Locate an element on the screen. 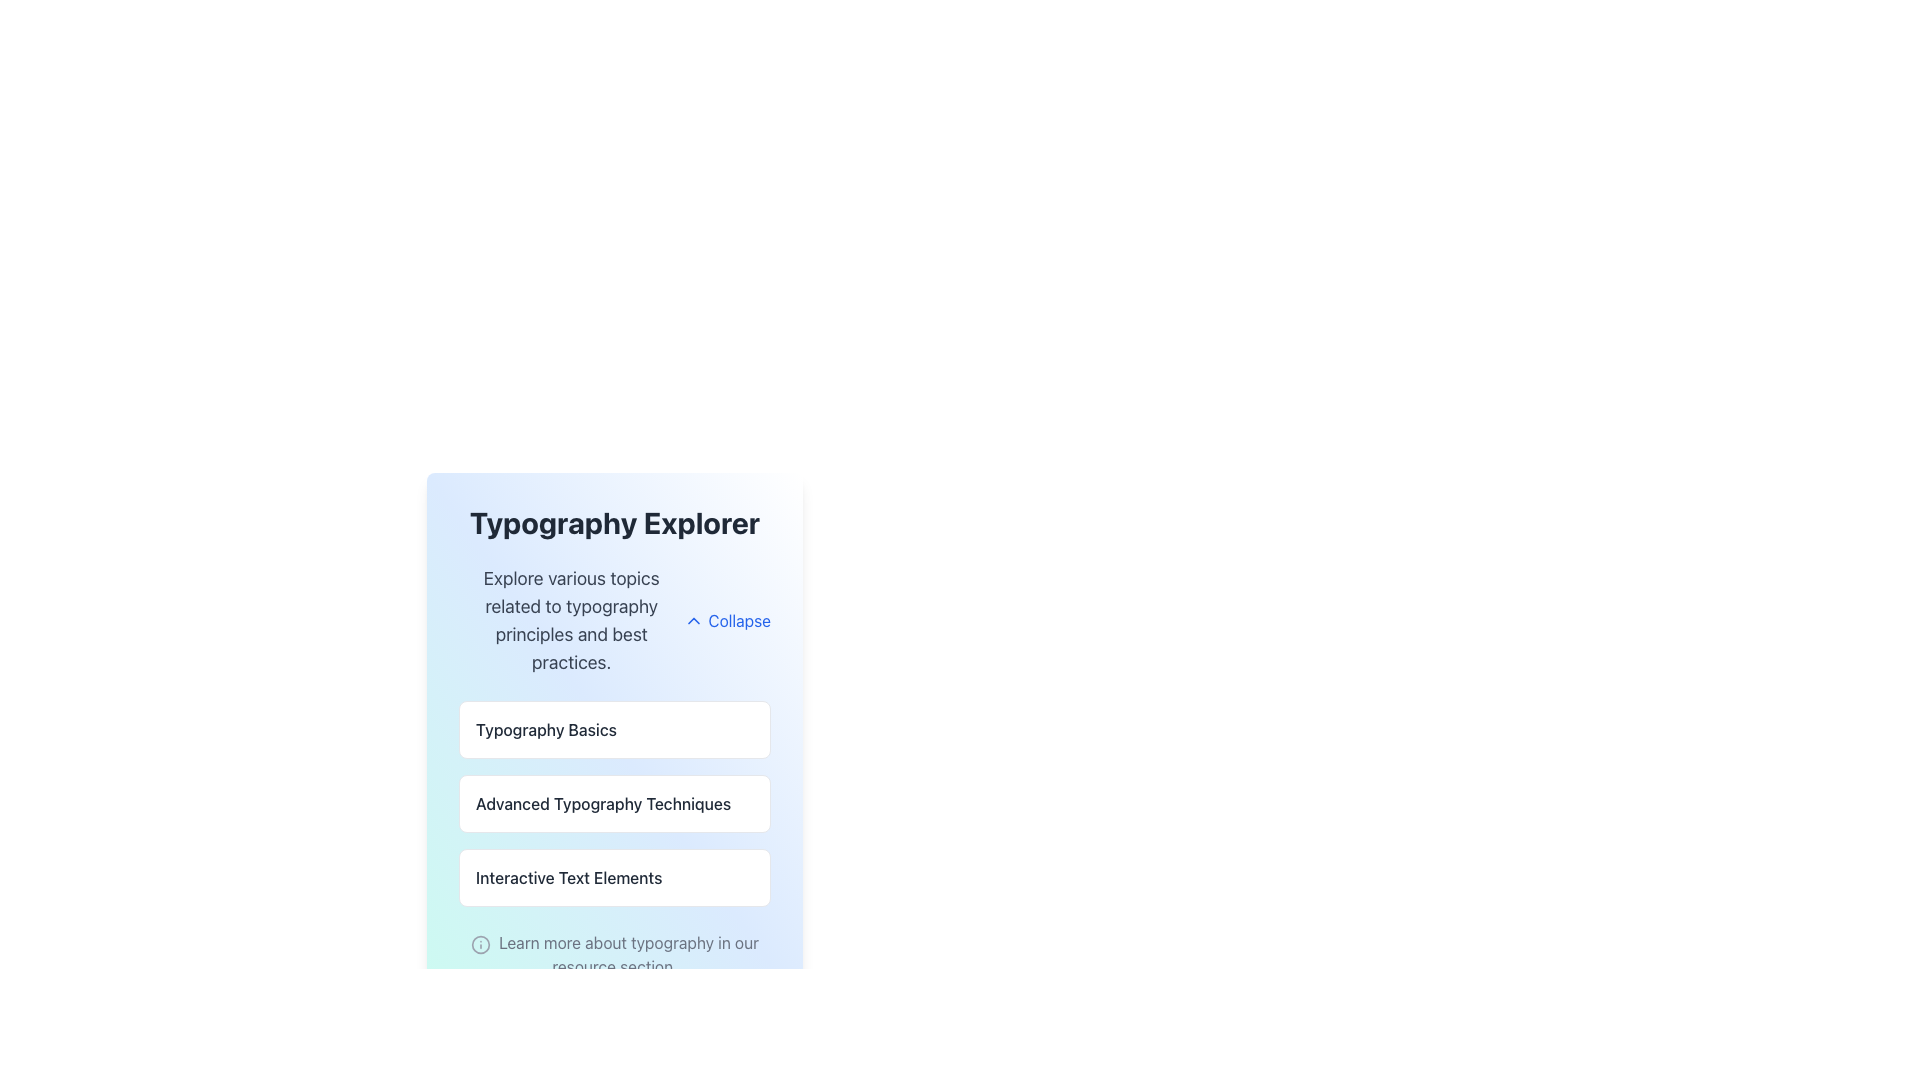 This screenshot has width=1920, height=1080. the text label displaying 'Typography Basics', which is the first in a vertical list of topic names located below the 'Typography Explorer' header is located at coordinates (546, 729).